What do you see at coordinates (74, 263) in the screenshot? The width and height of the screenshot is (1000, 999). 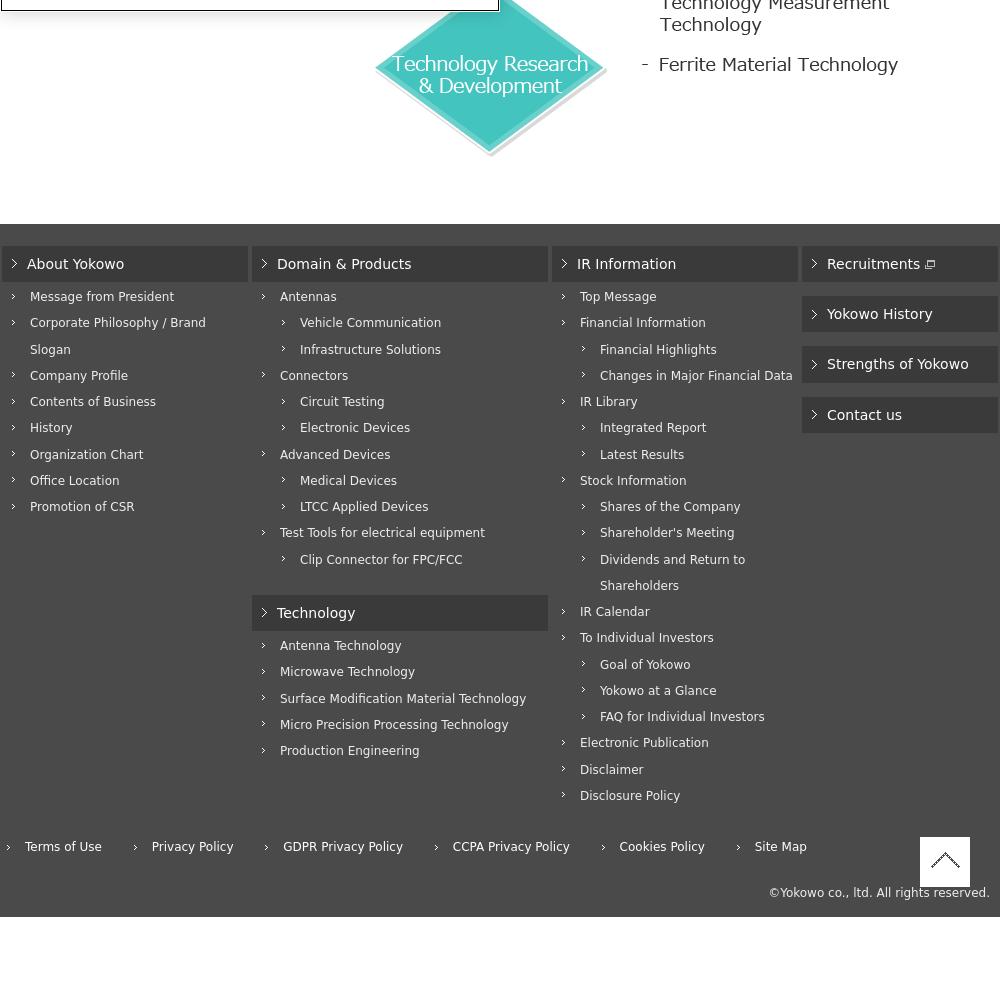 I see `'About Yokowo'` at bounding box center [74, 263].